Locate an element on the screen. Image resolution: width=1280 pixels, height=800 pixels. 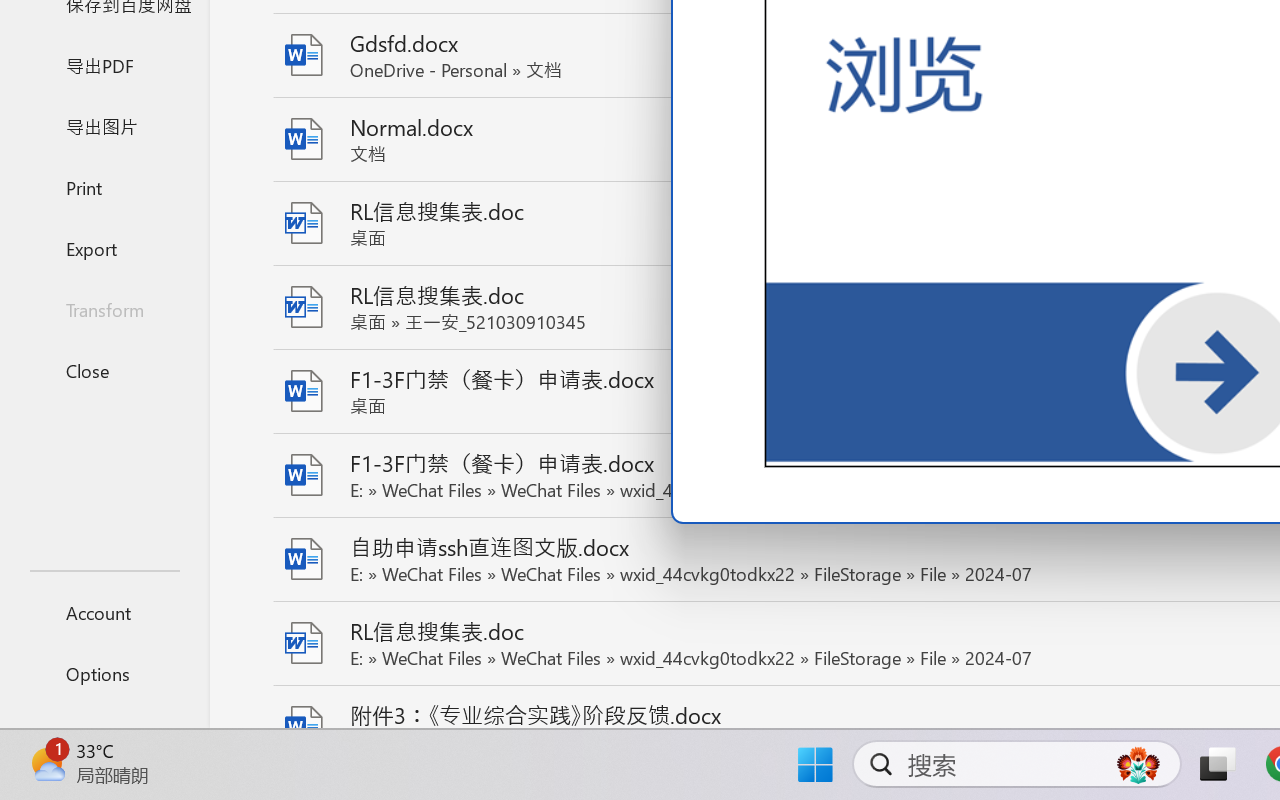
'Account' is located at coordinates (103, 612).